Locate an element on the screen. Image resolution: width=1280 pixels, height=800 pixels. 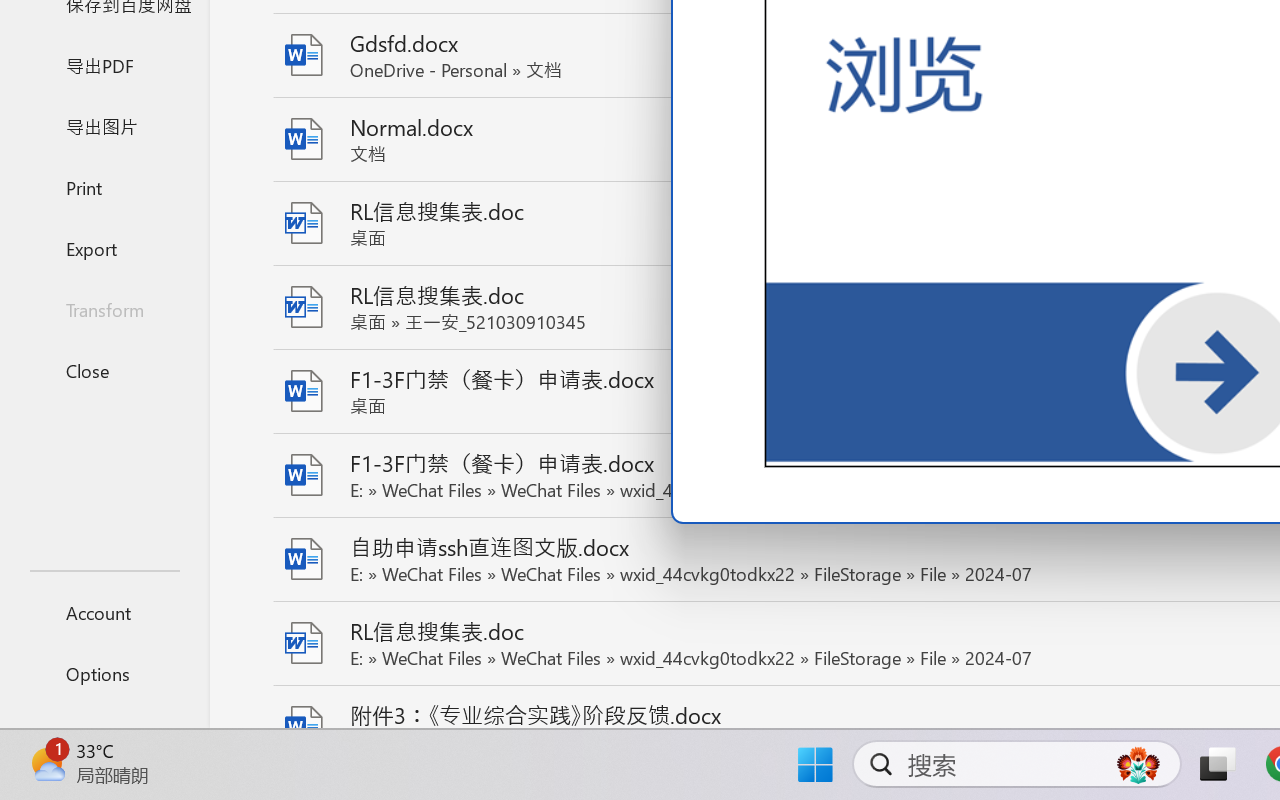
'Account' is located at coordinates (103, 612).